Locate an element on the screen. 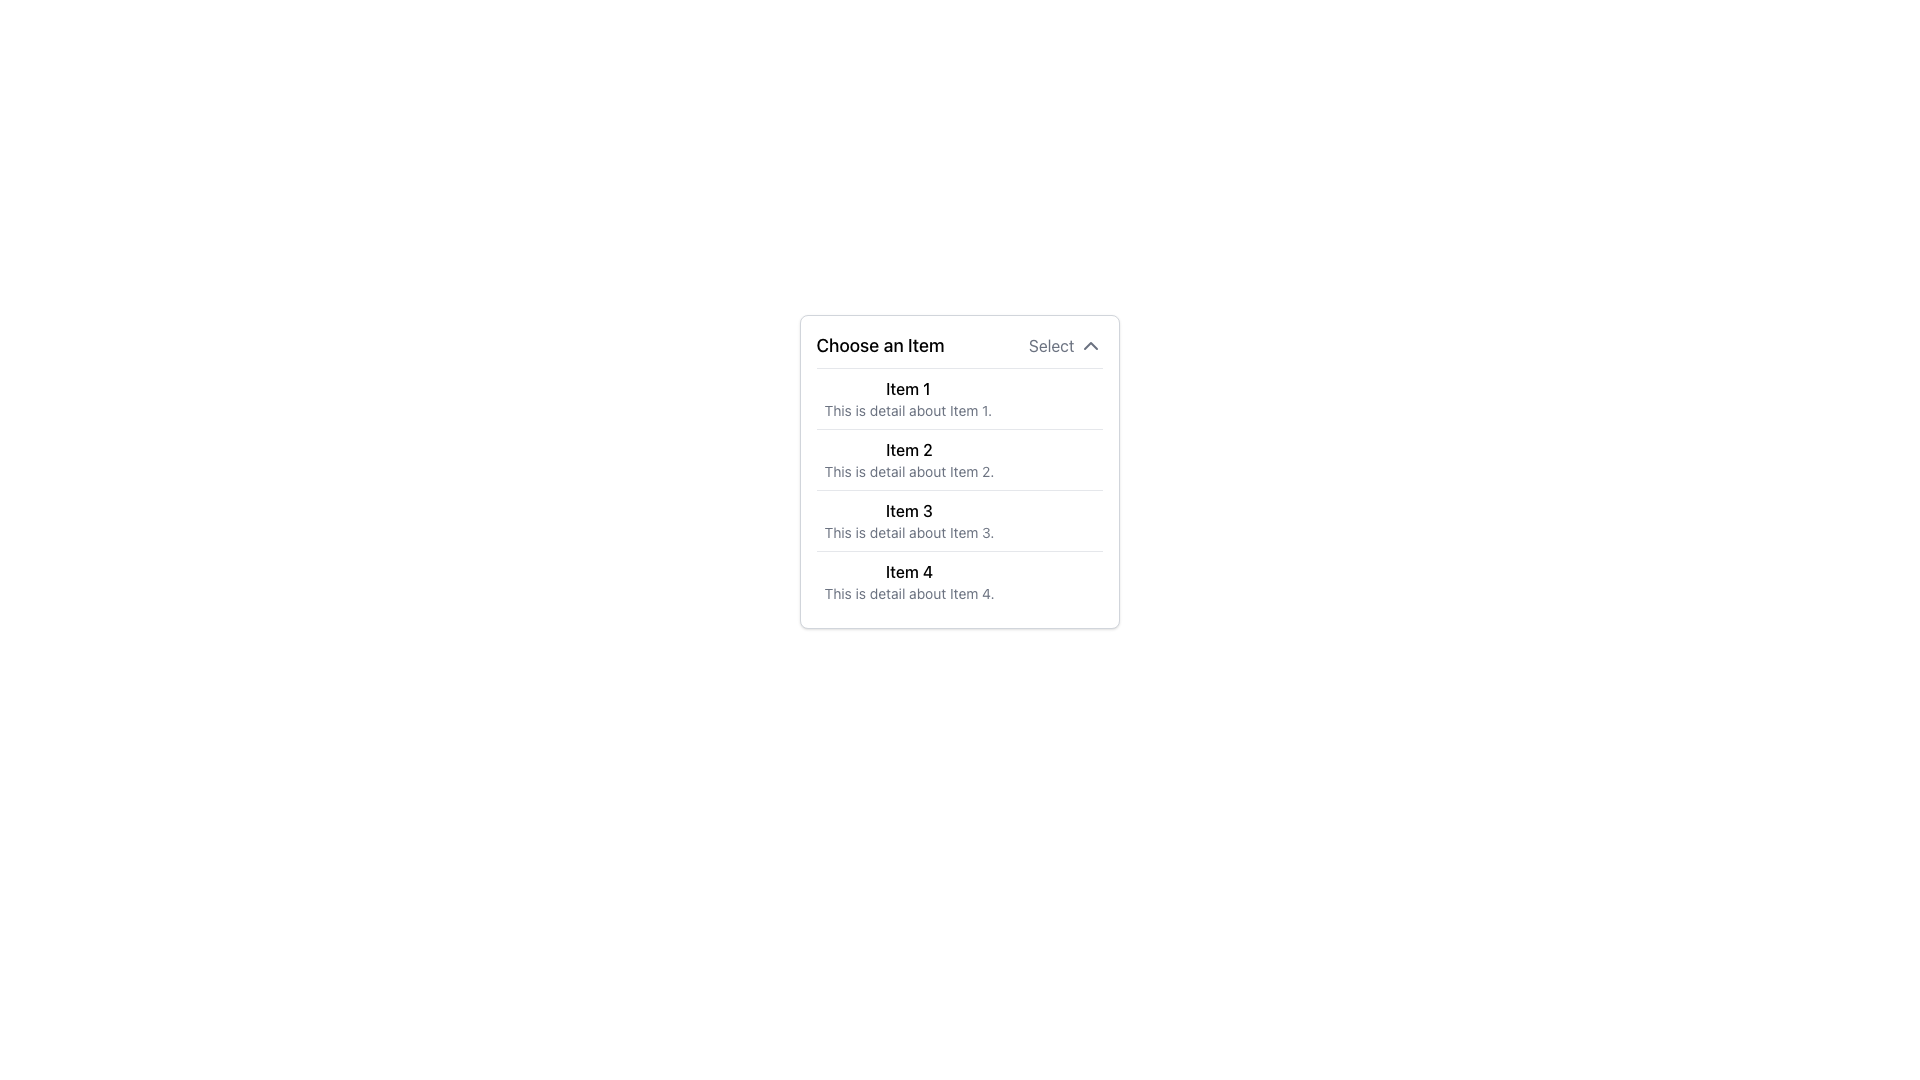  the first list item labeled 'Item 1' is located at coordinates (958, 398).